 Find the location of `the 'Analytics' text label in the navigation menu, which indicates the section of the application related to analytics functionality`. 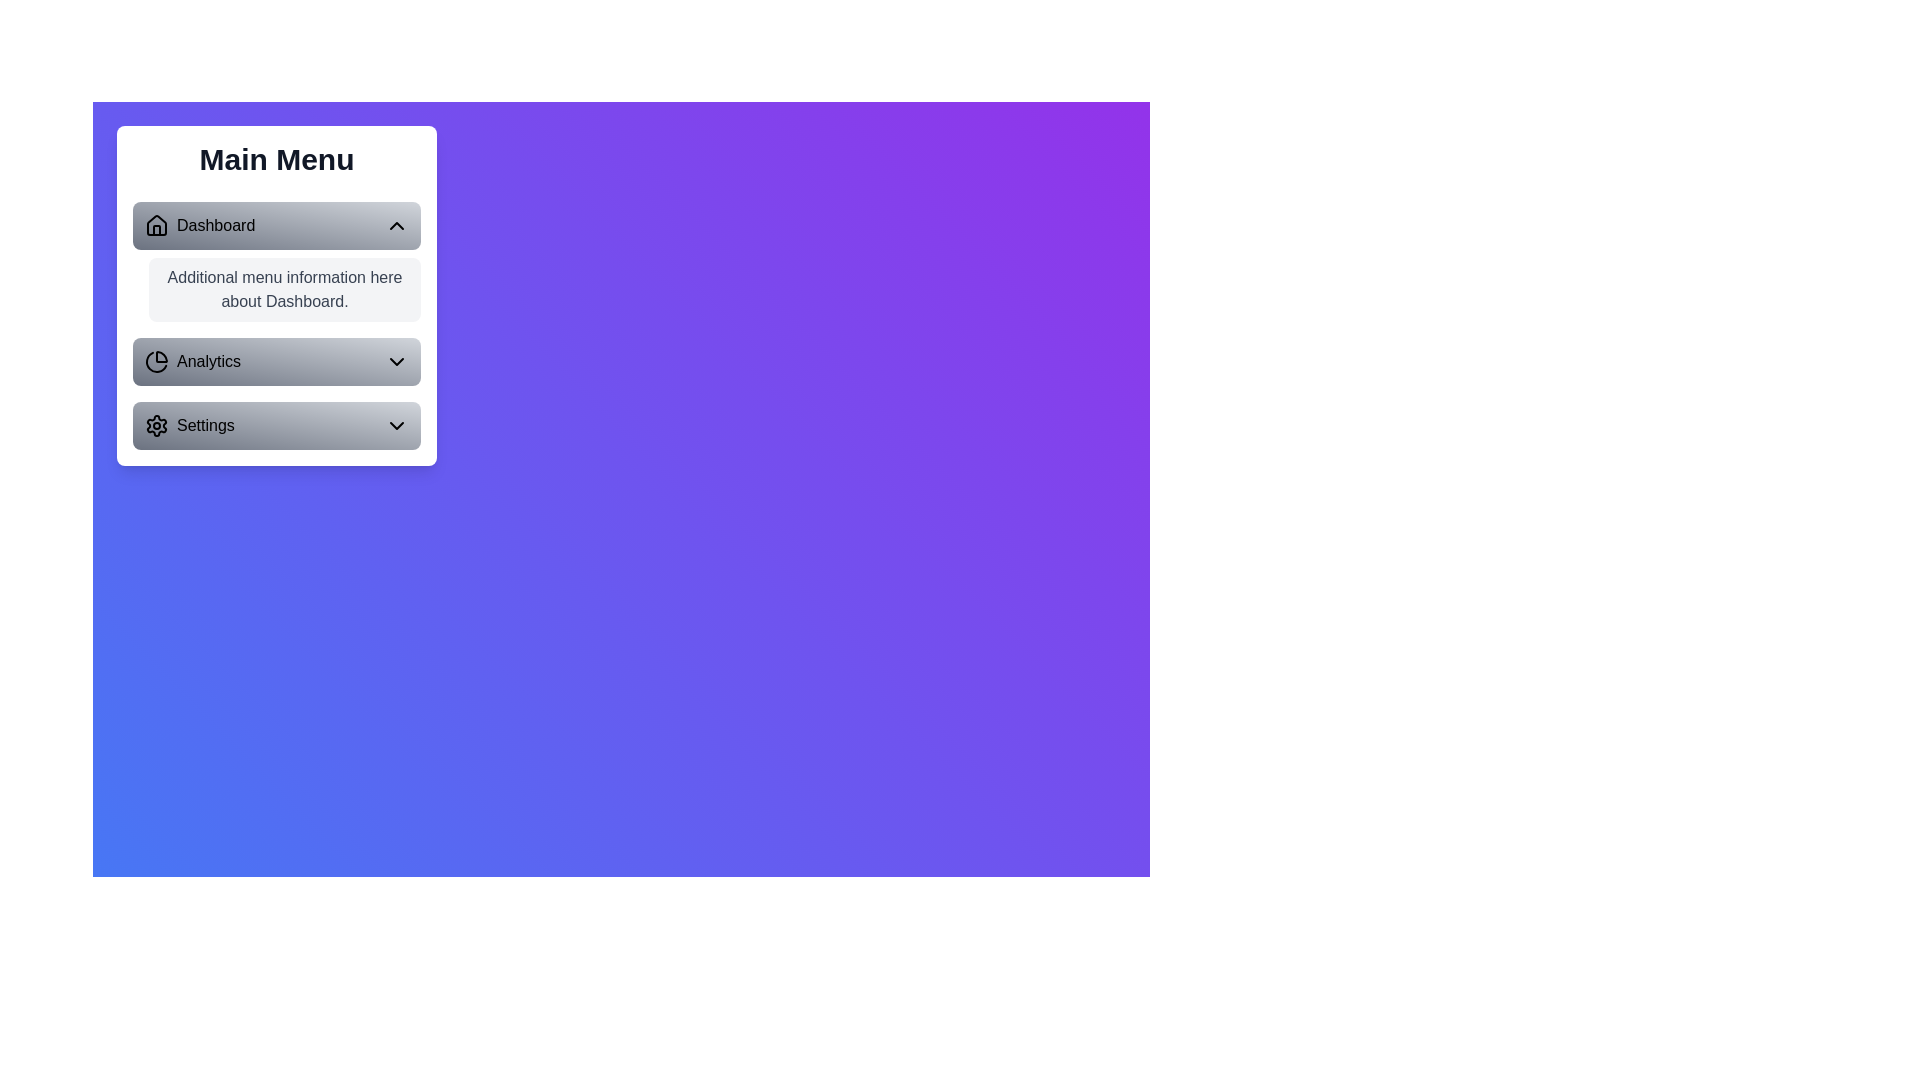

the 'Analytics' text label in the navigation menu, which indicates the section of the application related to analytics functionality is located at coordinates (209, 362).